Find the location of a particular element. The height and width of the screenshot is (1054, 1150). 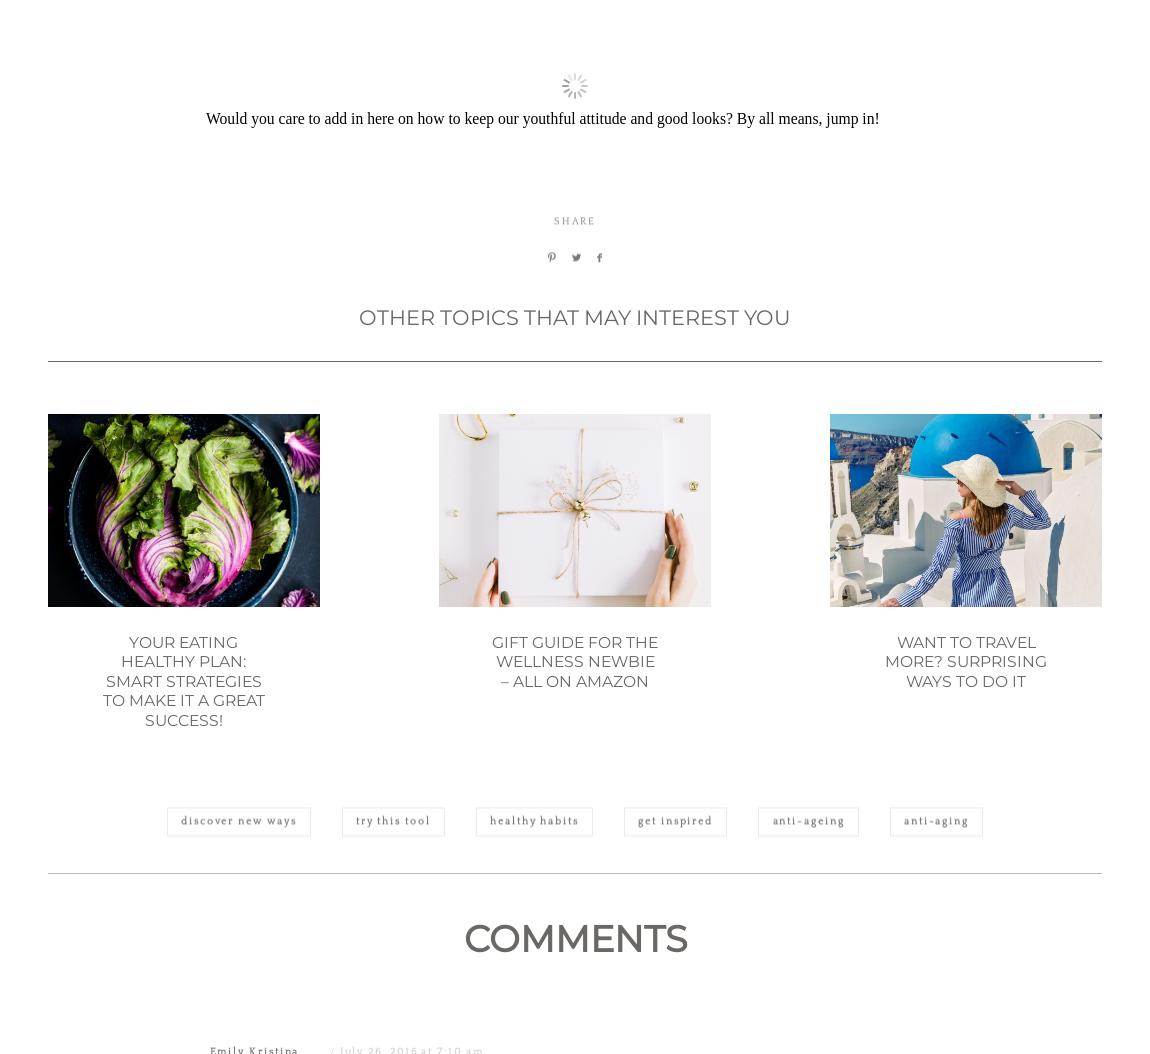

'anti-aging' is located at coordinates (935, 917).